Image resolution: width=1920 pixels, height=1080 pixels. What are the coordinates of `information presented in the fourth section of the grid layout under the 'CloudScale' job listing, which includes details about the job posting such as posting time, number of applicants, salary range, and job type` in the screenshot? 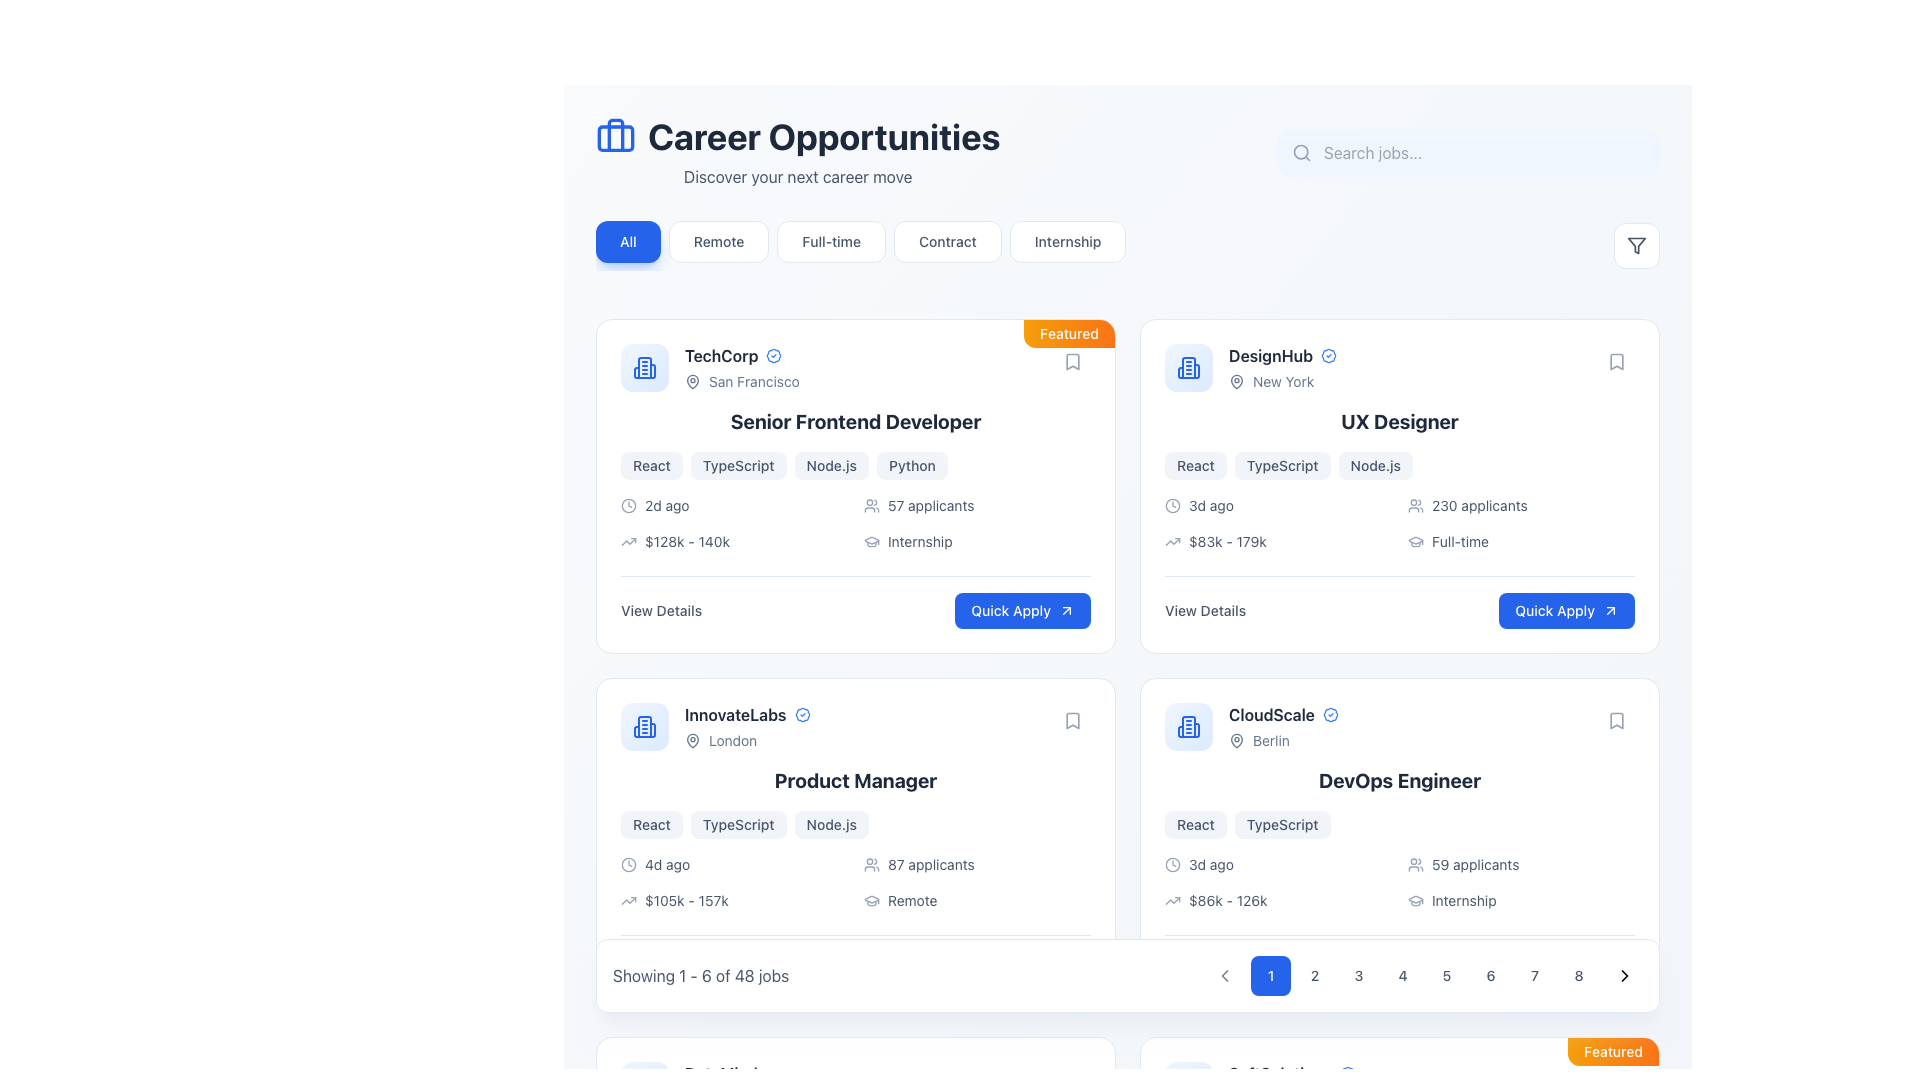 It's located at (1399, 882).